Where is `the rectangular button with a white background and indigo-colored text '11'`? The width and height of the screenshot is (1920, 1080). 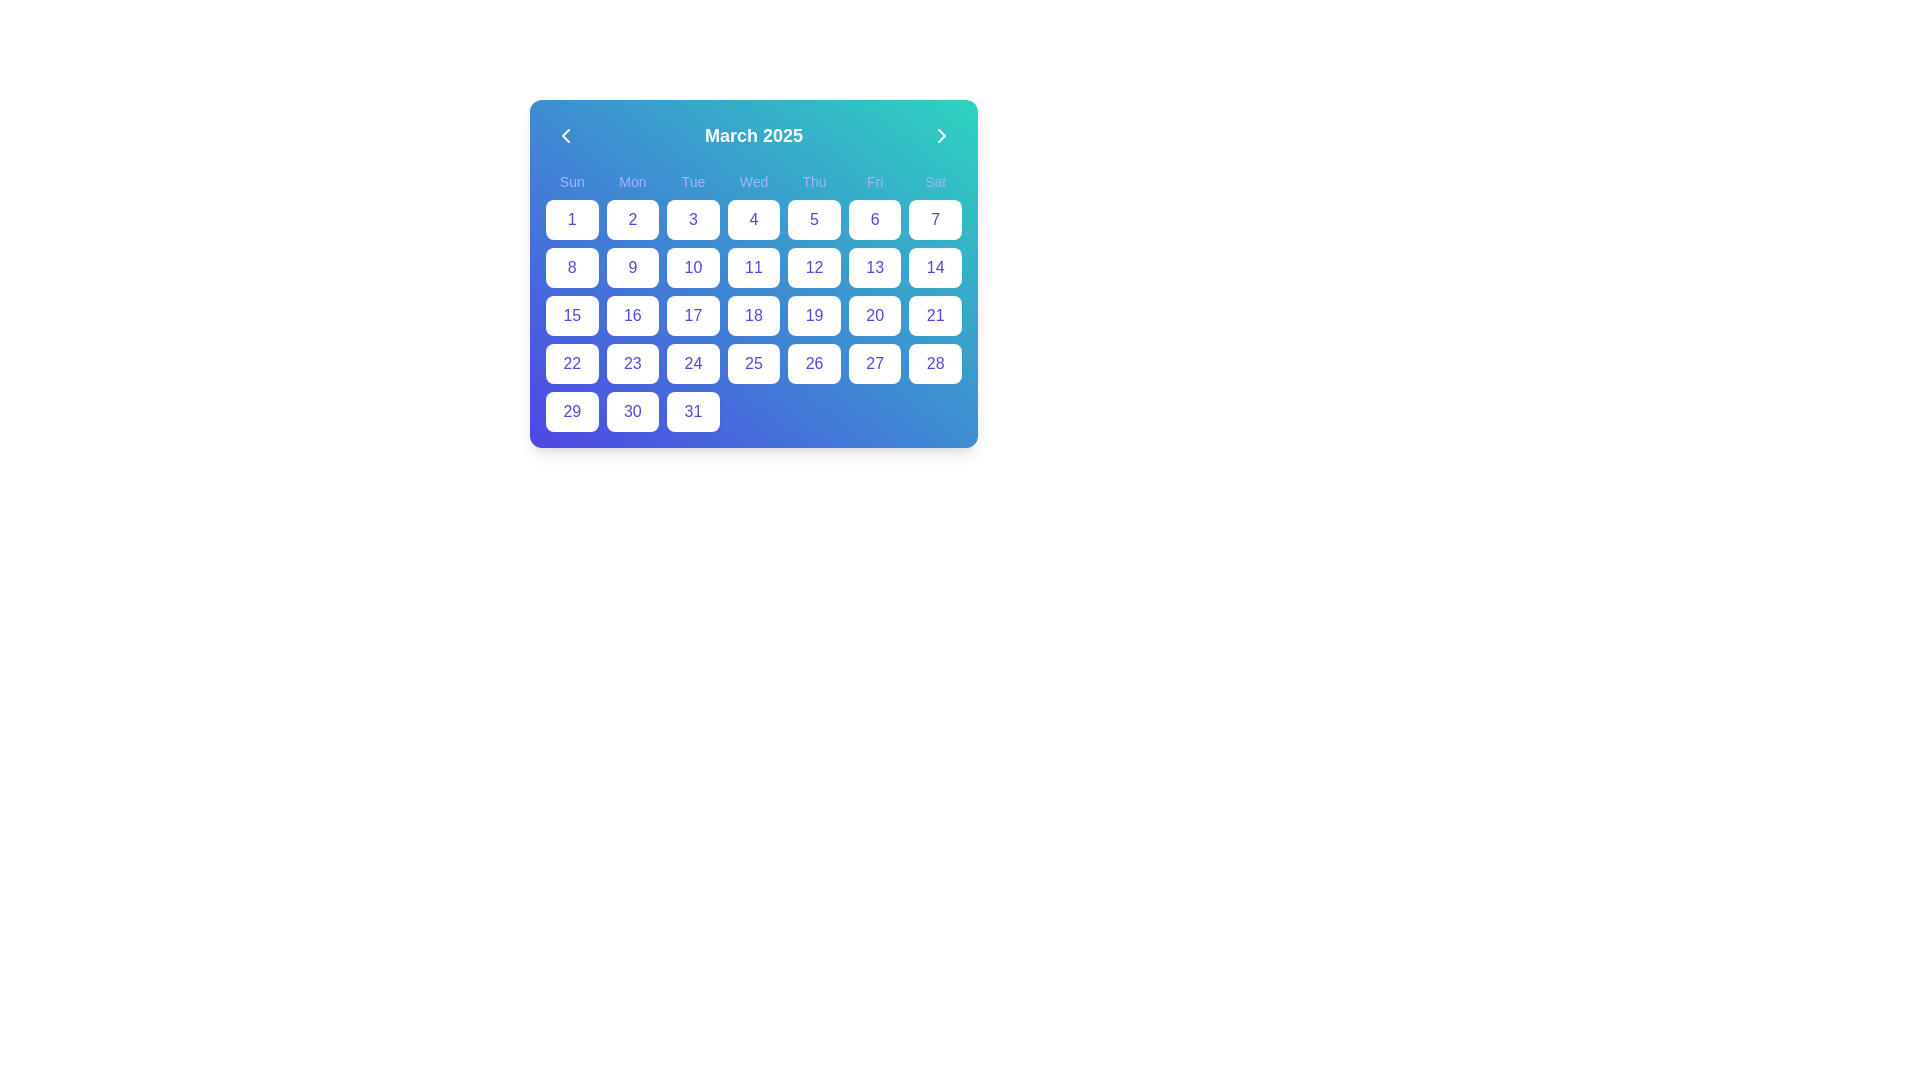 the rectangular button with a white background and indigo-colored text '11' is located at coordinates (752, 266).